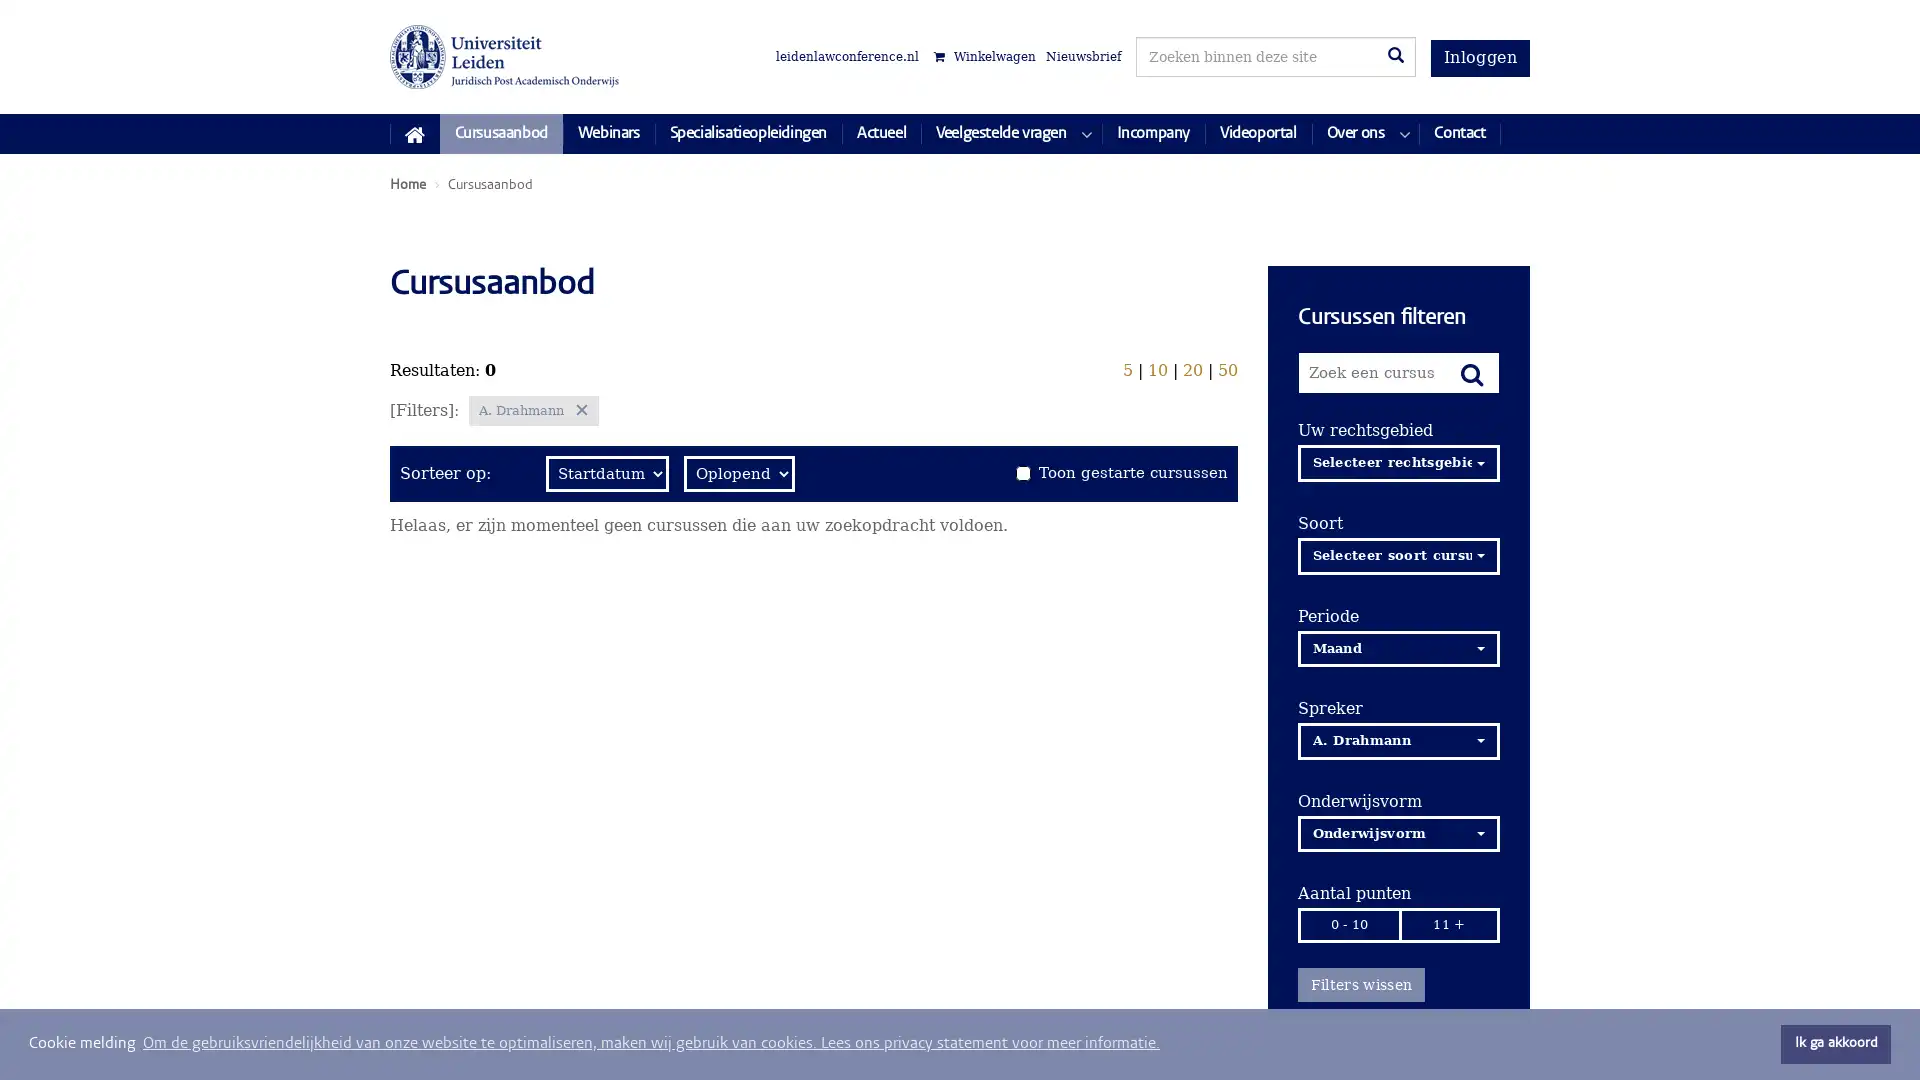  What do you see at coordinates (651, 1043) in the screenshot?
I see `learn more about cookies` at bounding box center [651, 1043].